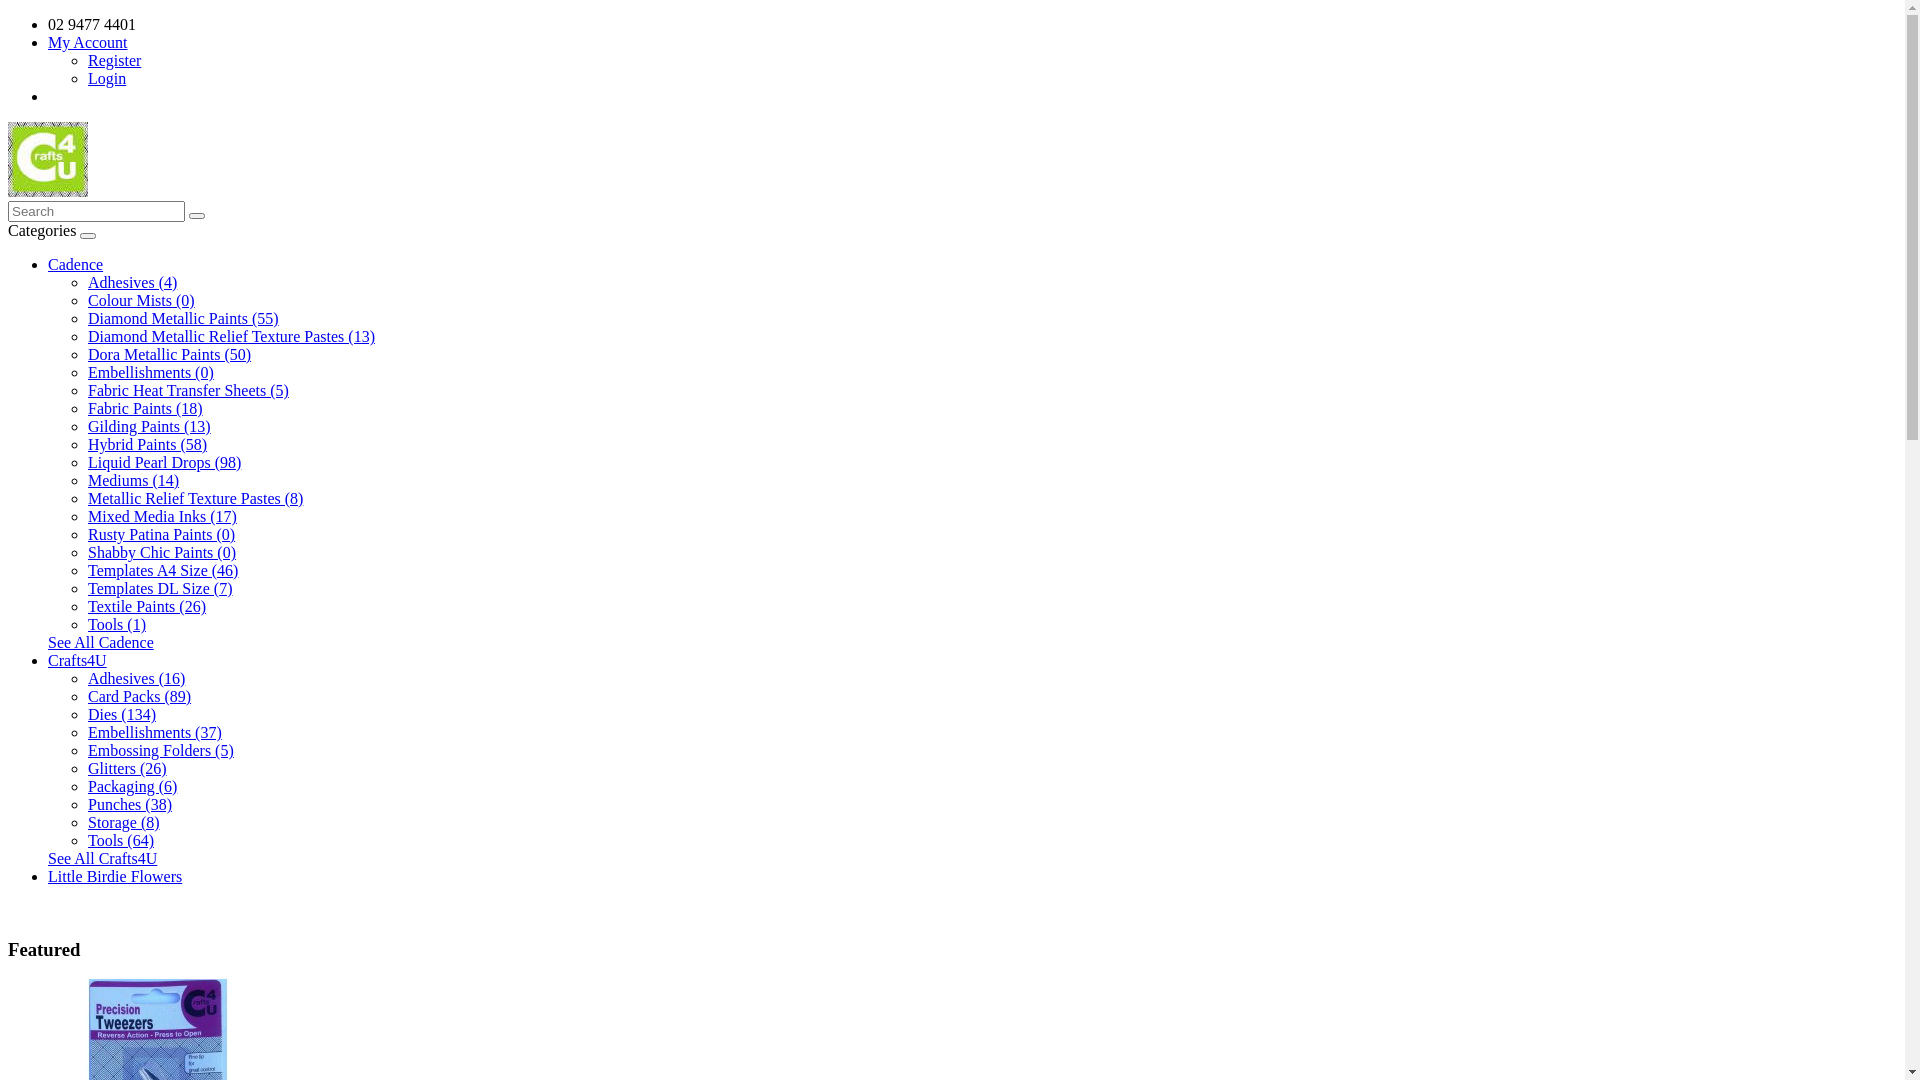  I want to click on 'Mediums (14)', so click(86, 480).